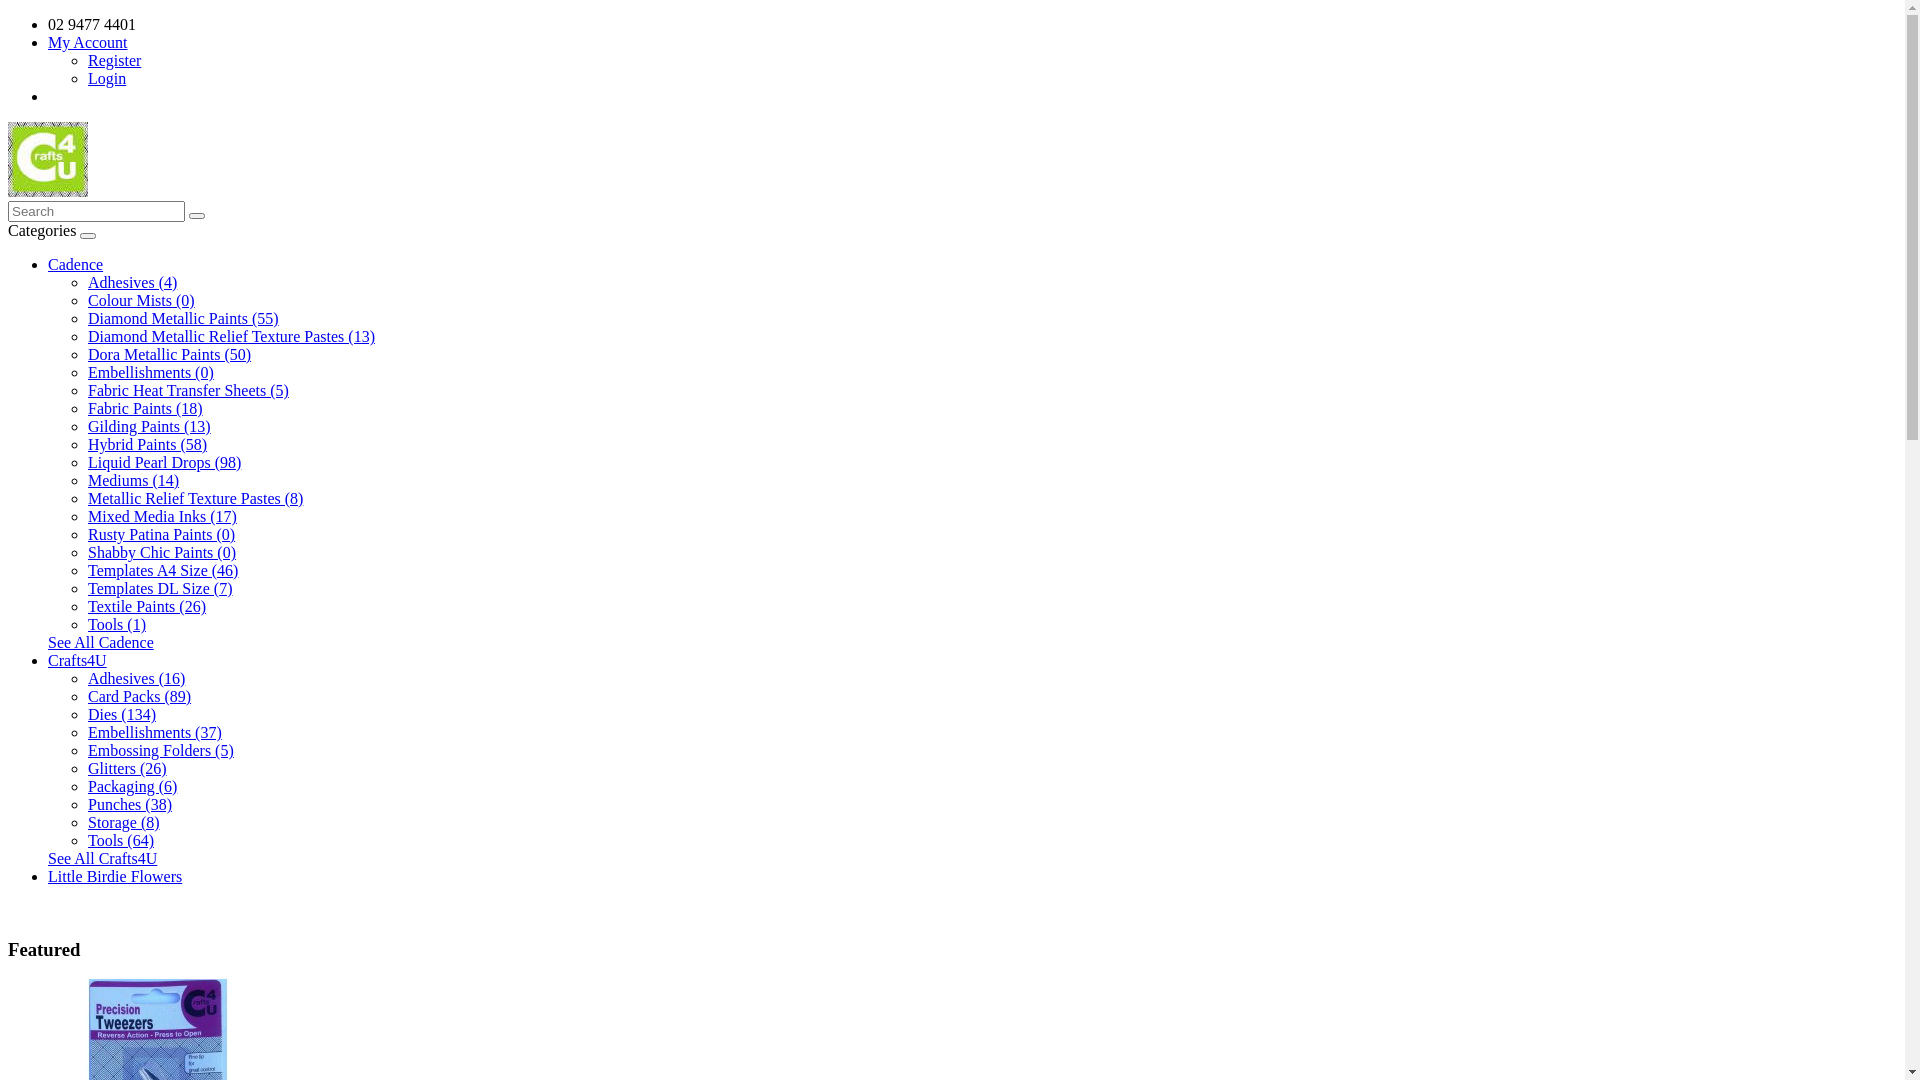  I want to click on 'Mediums (14)', so click(86, 480).